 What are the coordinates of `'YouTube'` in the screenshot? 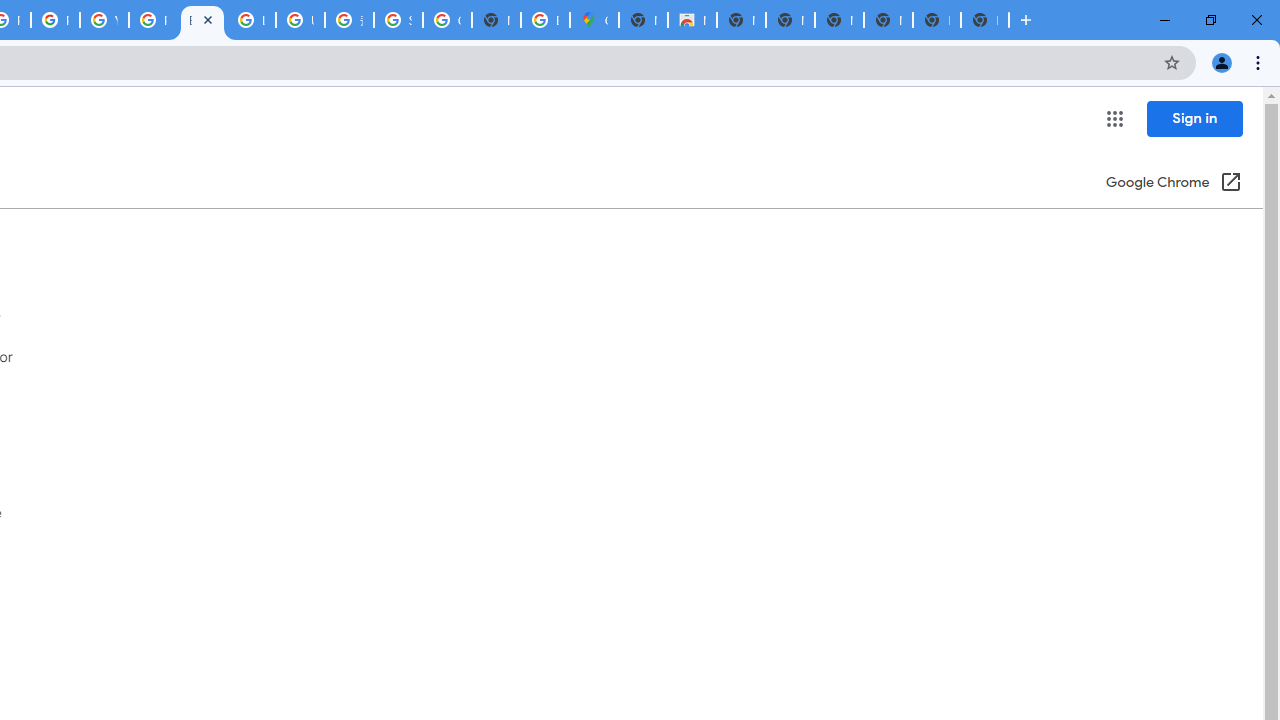 It's located at (103, 20).